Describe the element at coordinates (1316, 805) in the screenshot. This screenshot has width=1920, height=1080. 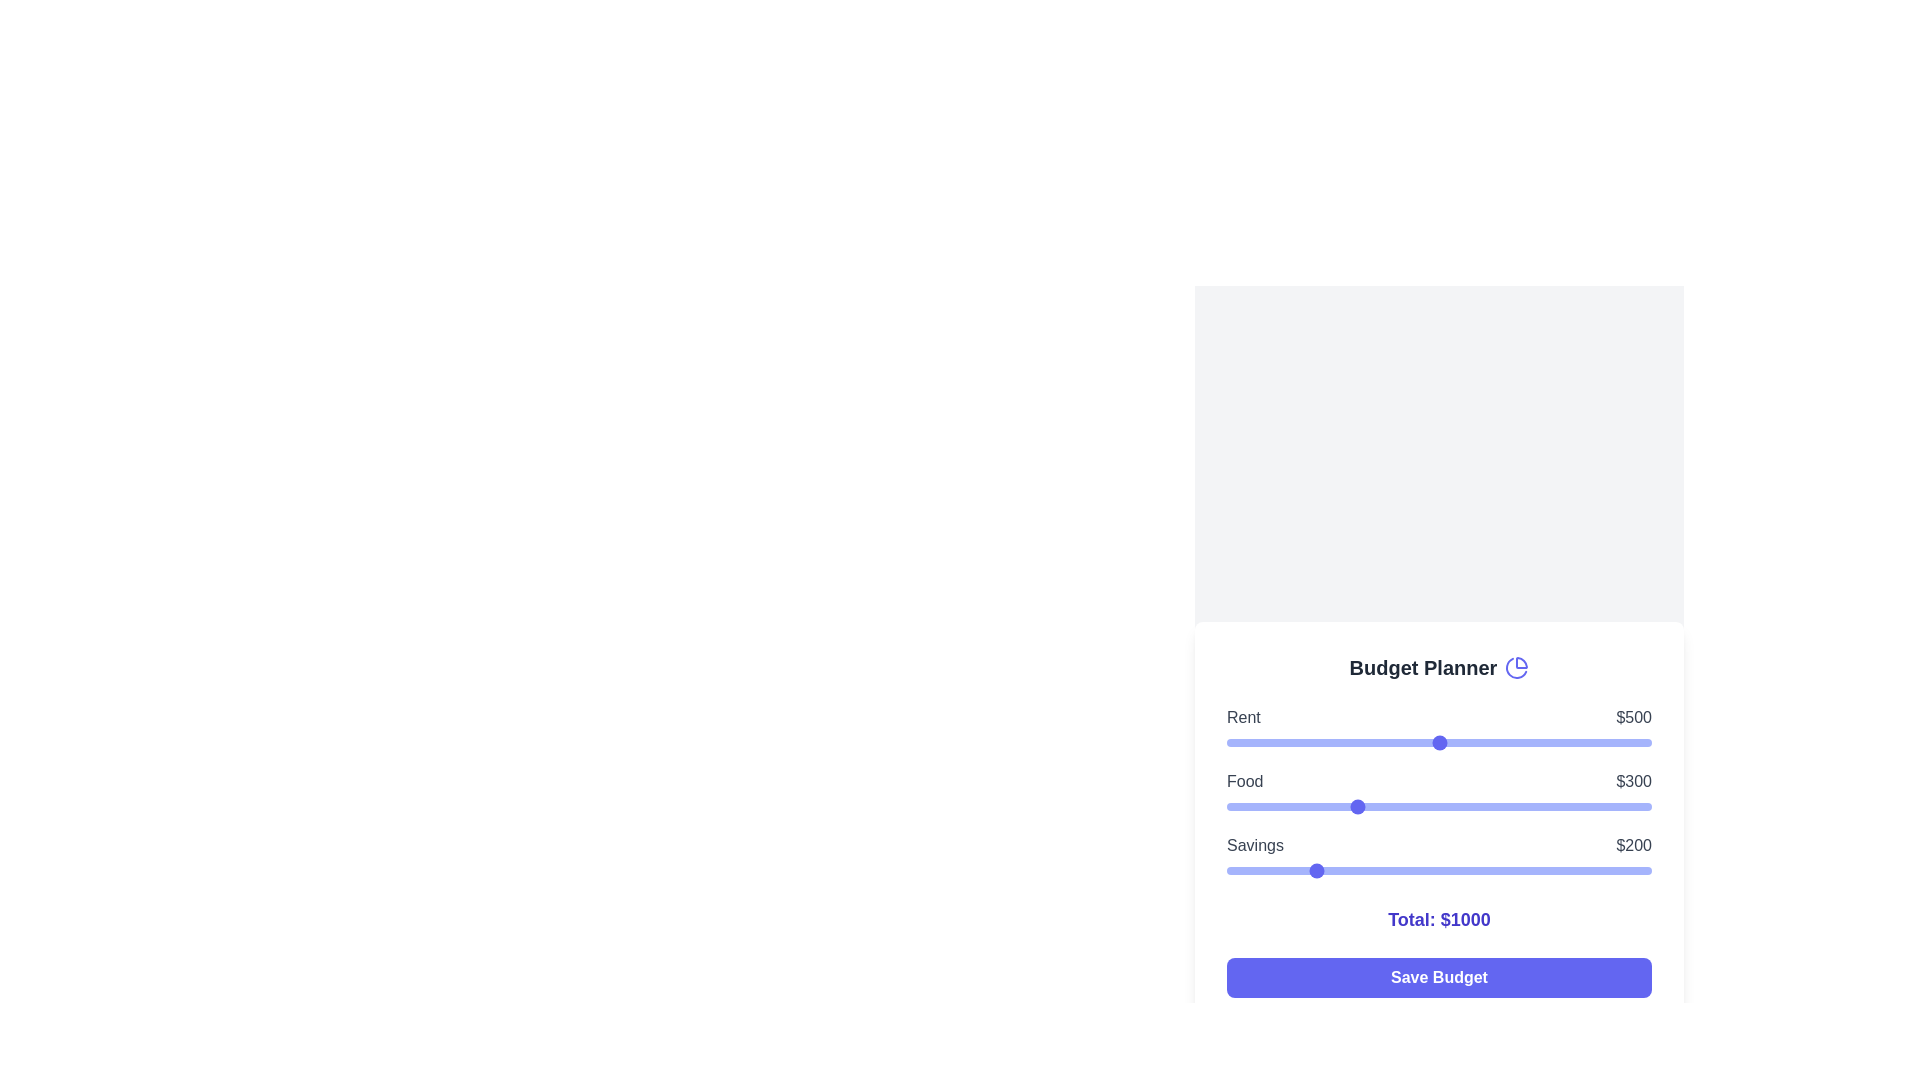
I see `the food budget slider to 211 dollars` at that location.